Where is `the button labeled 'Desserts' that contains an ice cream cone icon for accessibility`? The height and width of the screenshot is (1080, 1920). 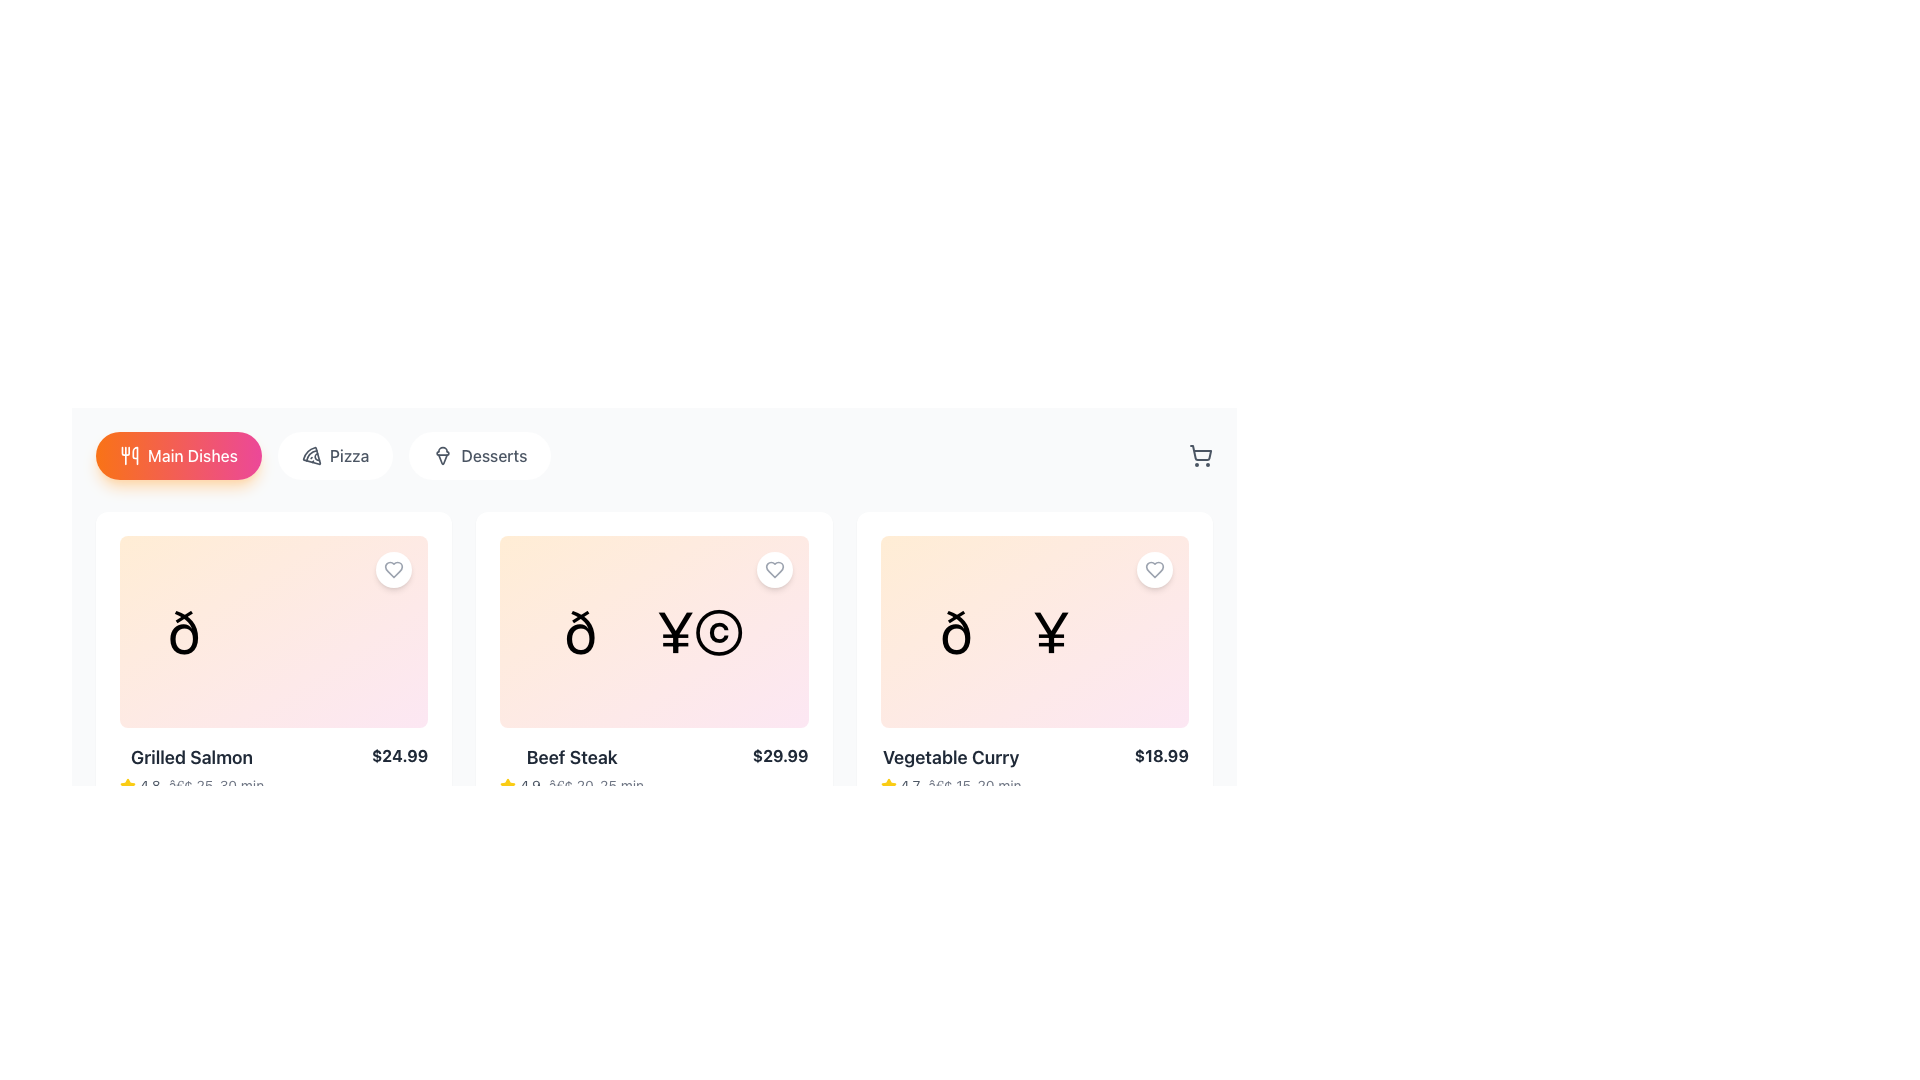 the button labeled 'Desserts' that contains an ice cream cone icon for accessibility is located at coordinates (442, 455).